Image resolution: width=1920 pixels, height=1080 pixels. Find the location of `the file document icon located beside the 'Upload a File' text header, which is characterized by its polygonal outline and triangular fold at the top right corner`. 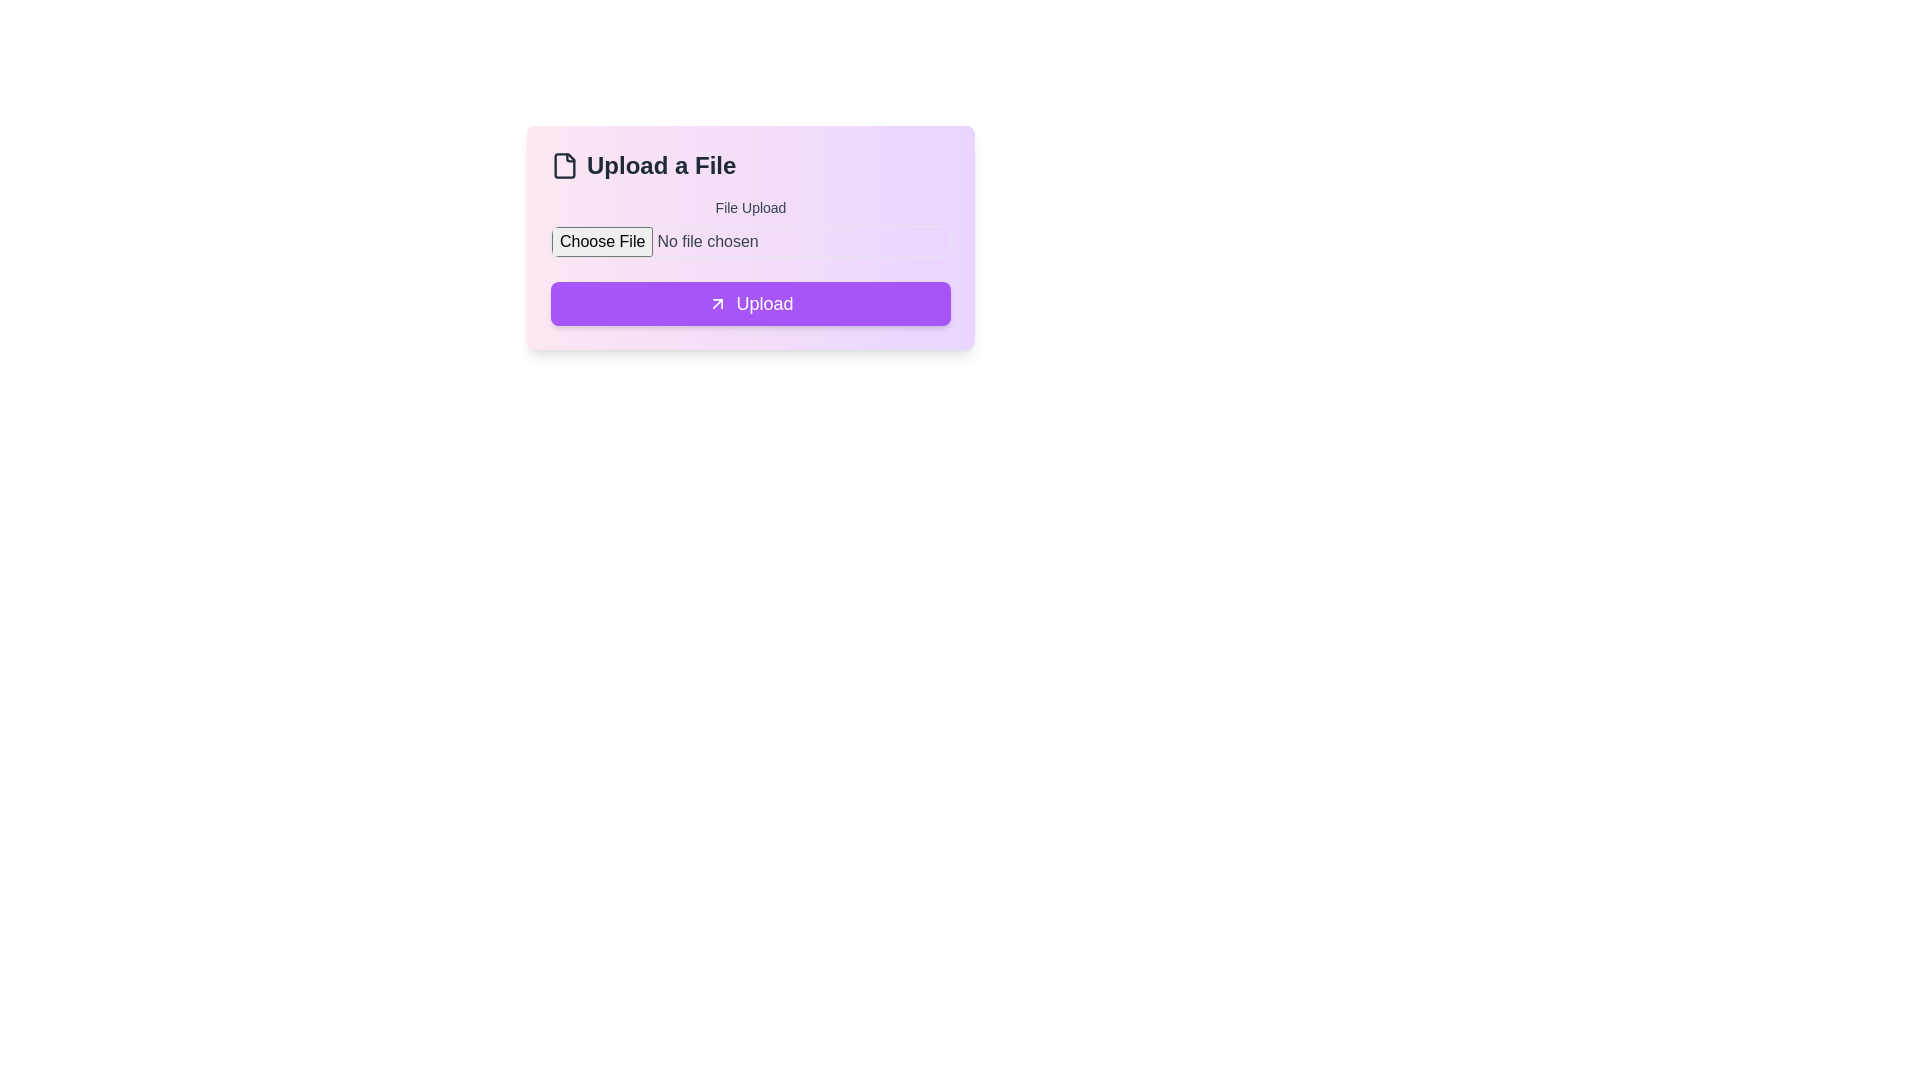

the file document icon located beside the 'Upload a File' text header, which is characterized by its polygonal outline and triangular fold at the top right corner is located at coordinates (564, 164).